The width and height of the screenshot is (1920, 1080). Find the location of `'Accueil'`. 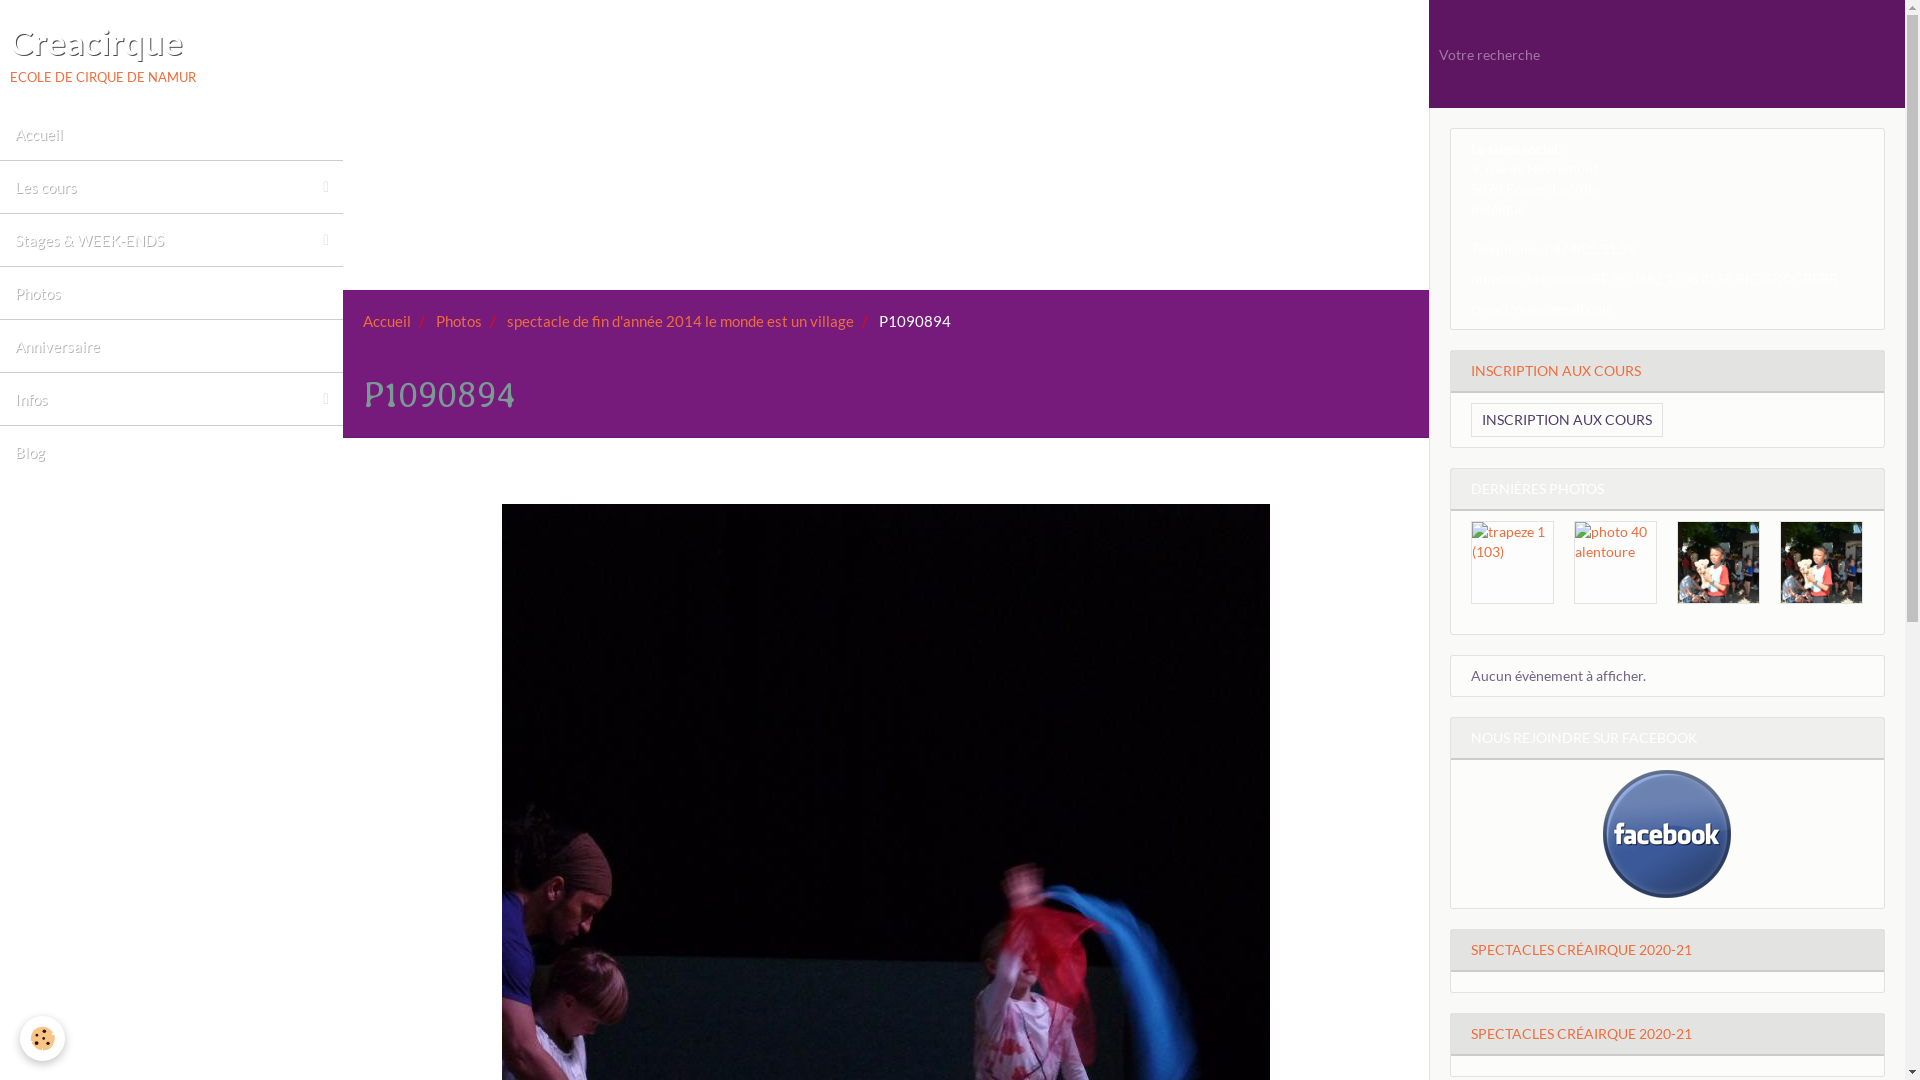

'Accueil' is located at coordinates (387, 319).